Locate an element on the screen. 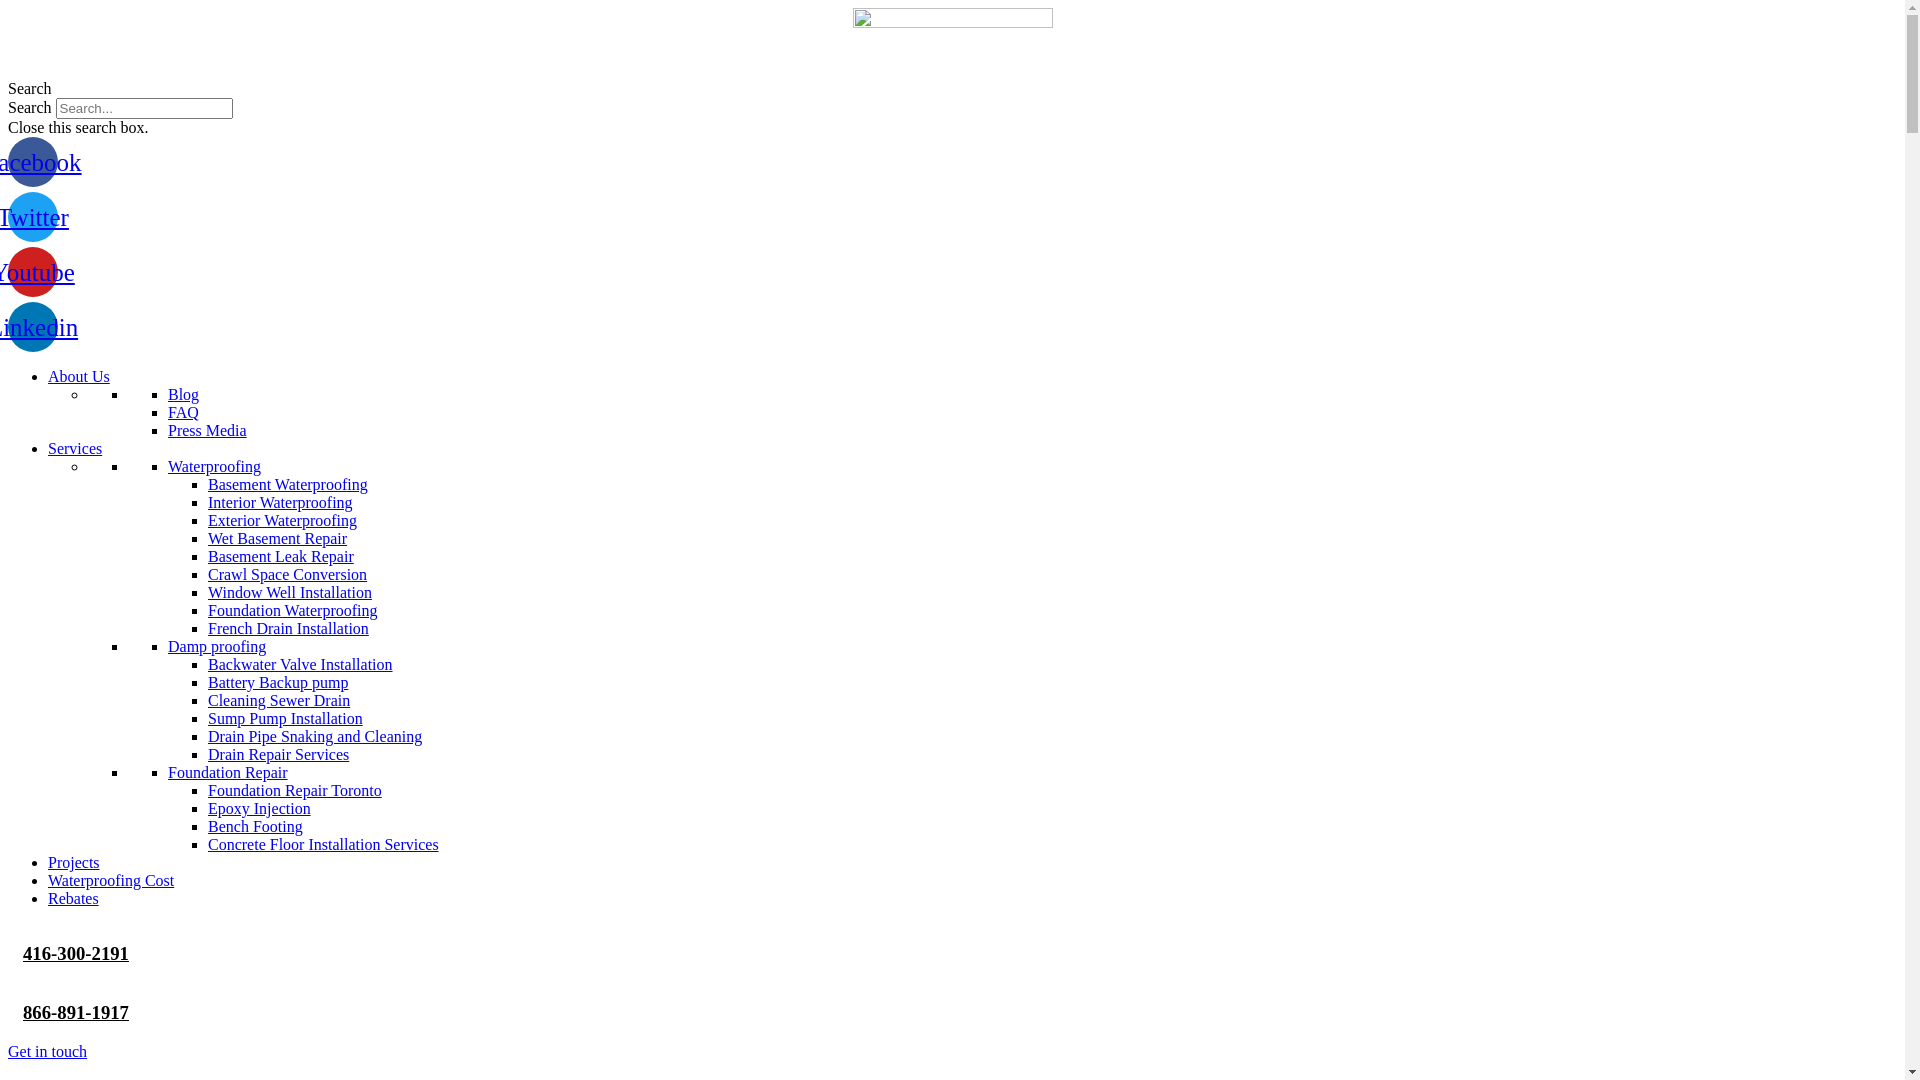  'Foundation Waterproofing' is located at coordinates (291, 609).